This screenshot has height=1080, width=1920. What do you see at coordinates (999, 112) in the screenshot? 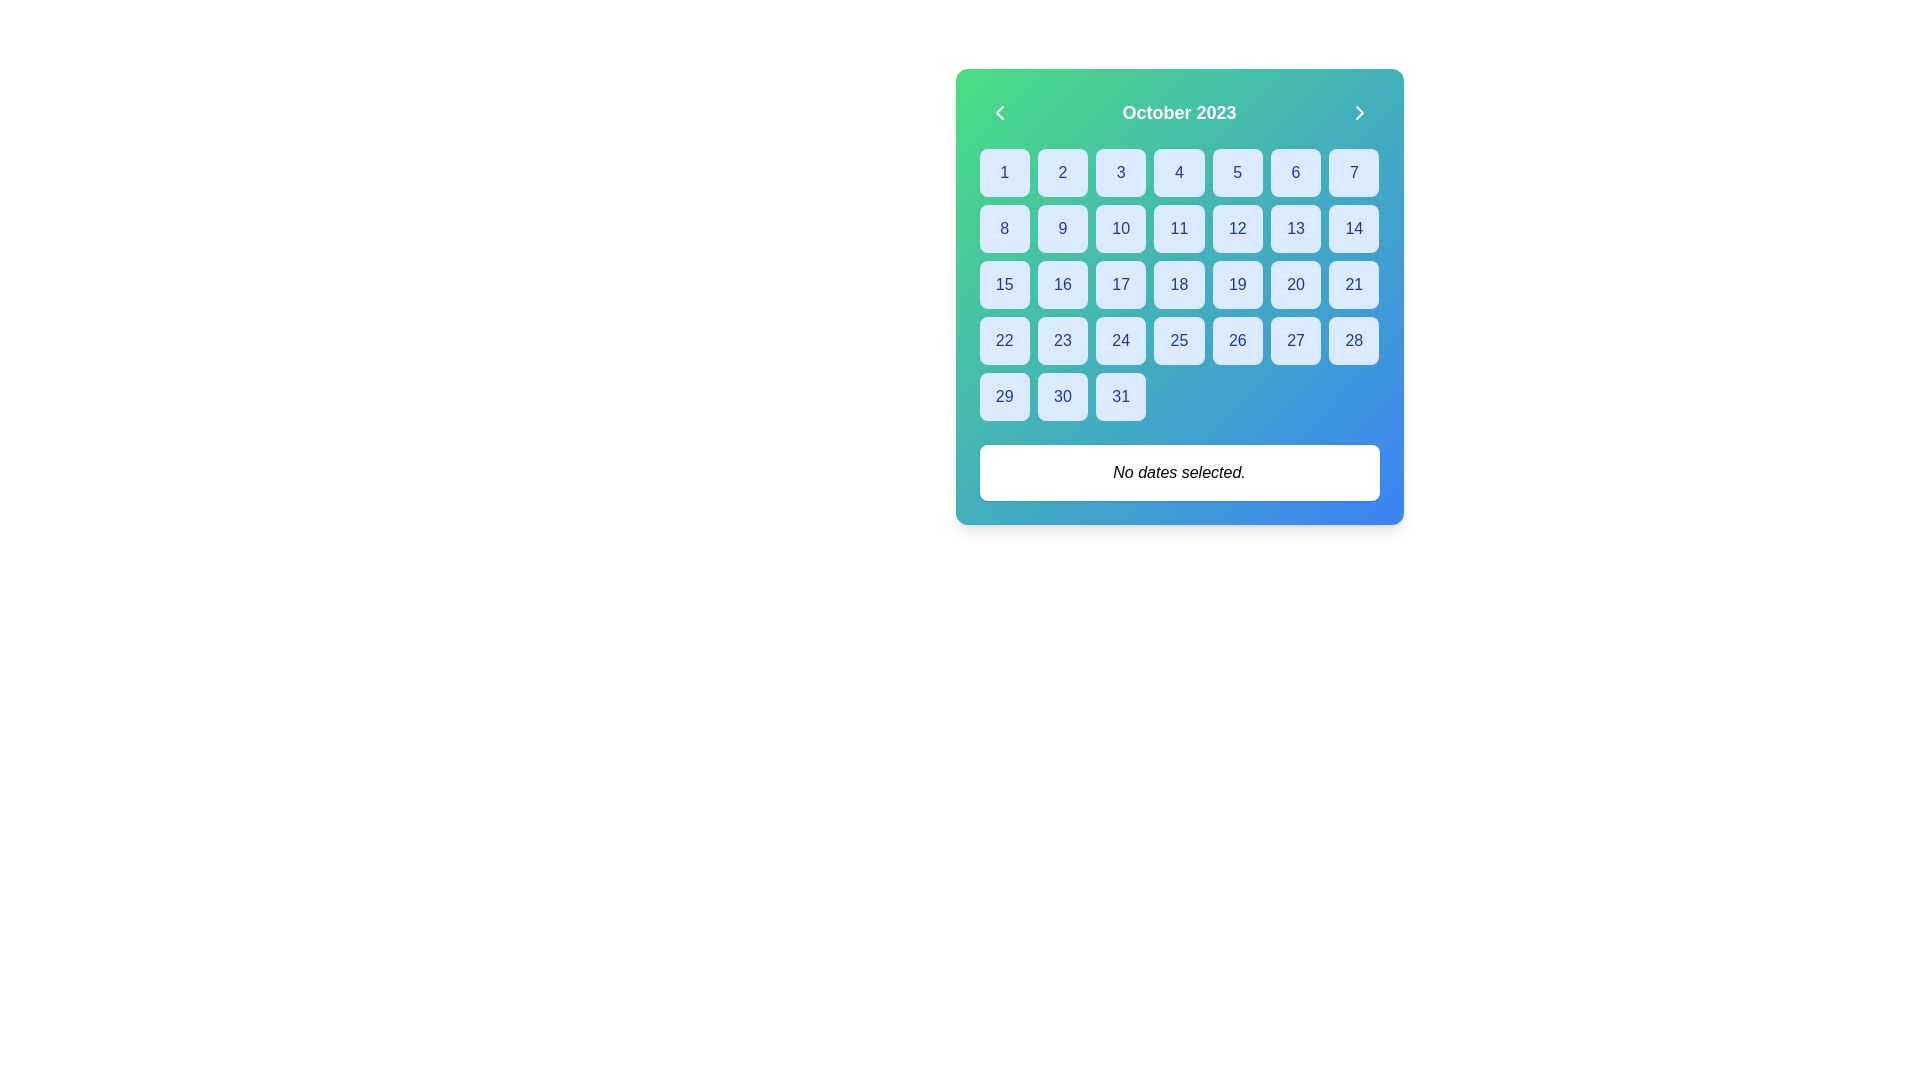
I see `the small, square-shaped green button with a leftward-pointing chevron icon` at bounding box center [999, 112].